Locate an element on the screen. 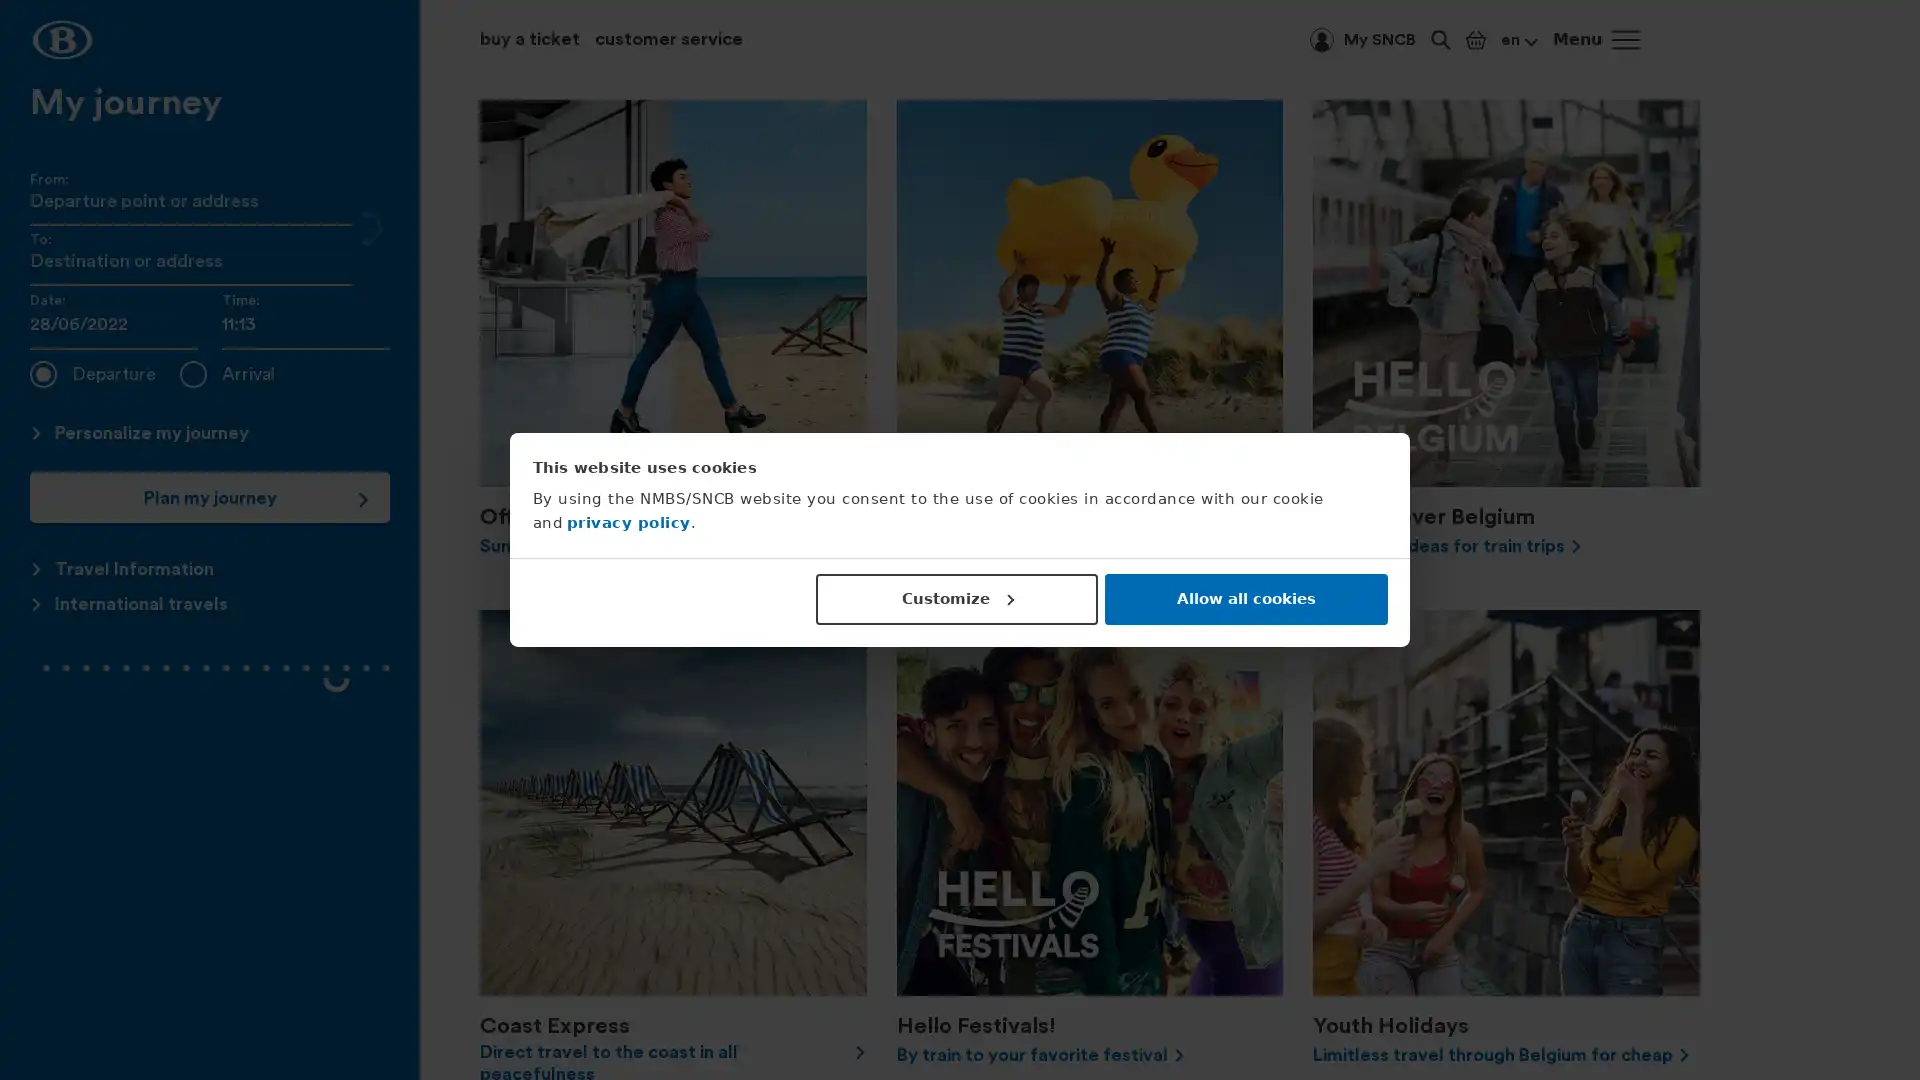 Image resolution: width=1920 pixels, height=1080 pixels. Menu is located at coordinates (1595, 39).